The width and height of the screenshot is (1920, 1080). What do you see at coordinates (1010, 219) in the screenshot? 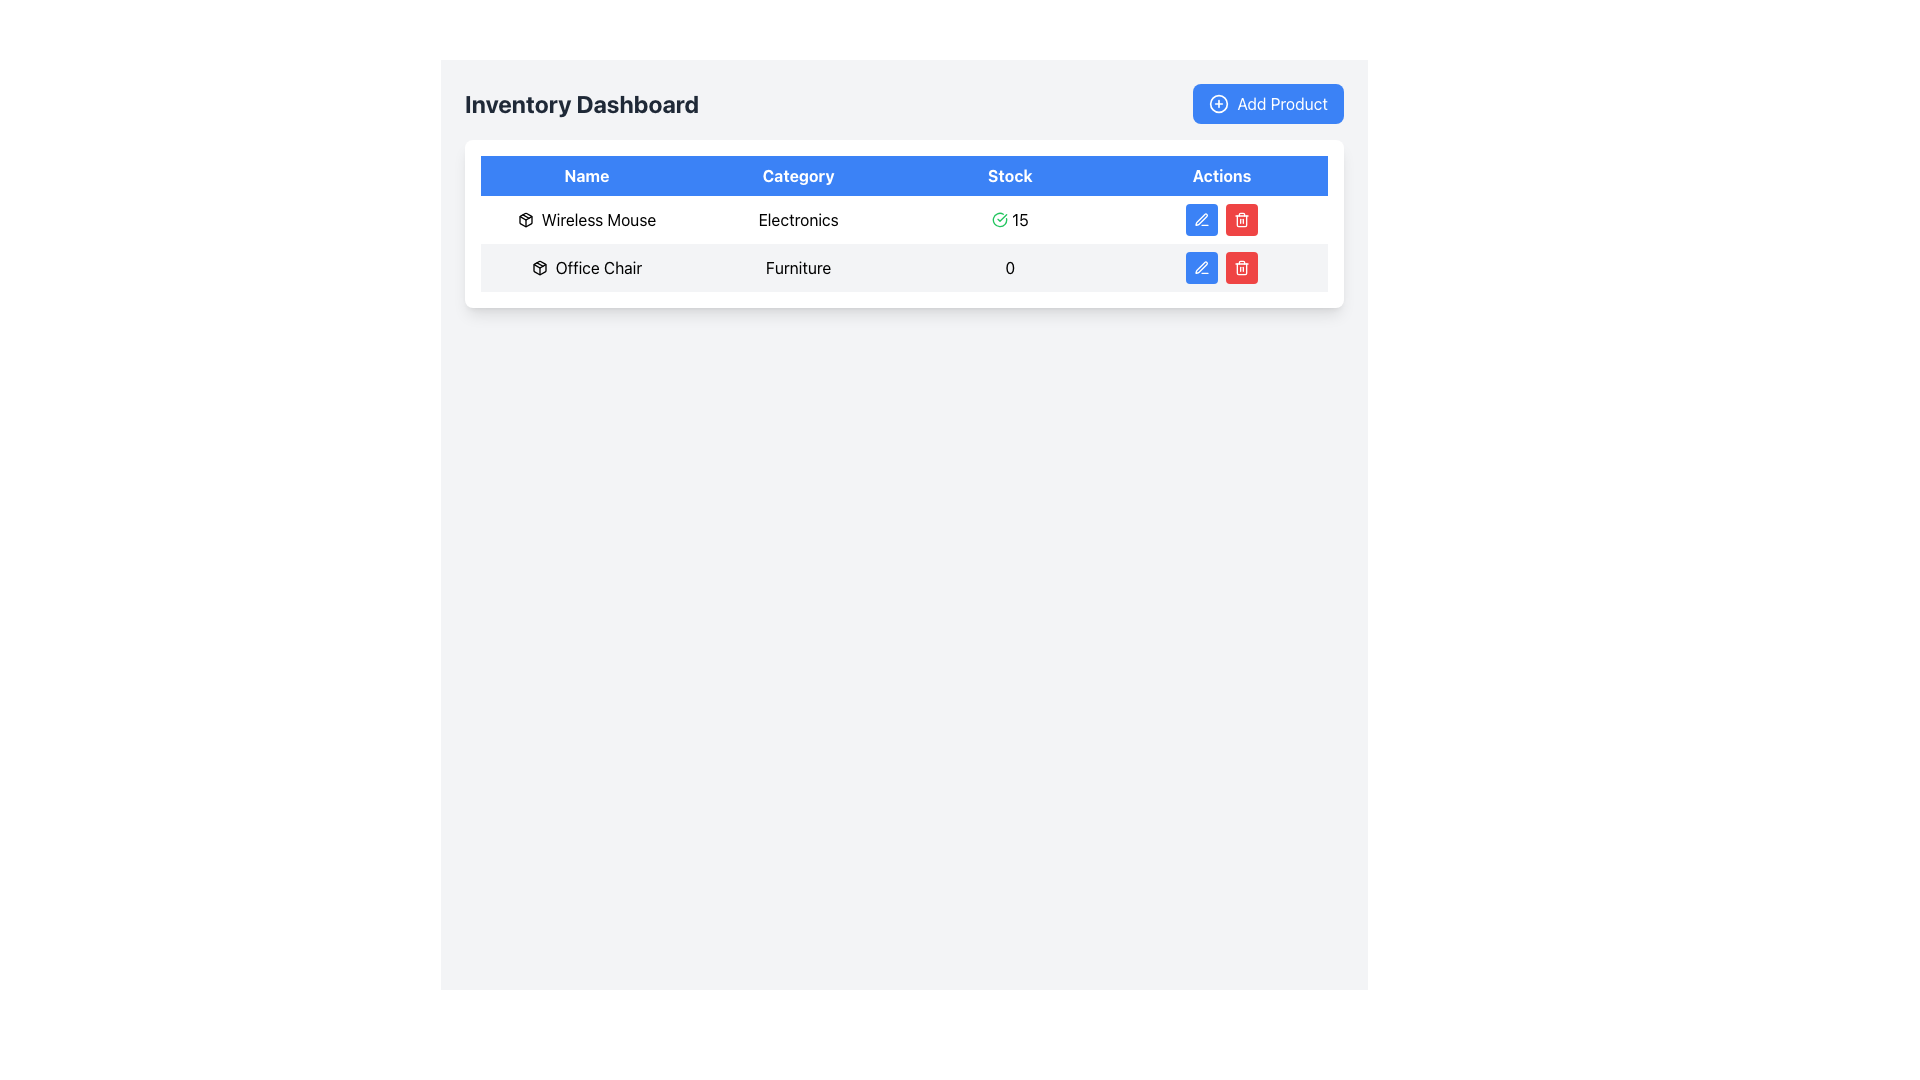
I see `the Stock indicator icon for the product 'Wireless Mouse', which is in the third column of the row labeled 'Stock' and has a green checkmark indicating adequate stock` at bounding box center [1010, 219].